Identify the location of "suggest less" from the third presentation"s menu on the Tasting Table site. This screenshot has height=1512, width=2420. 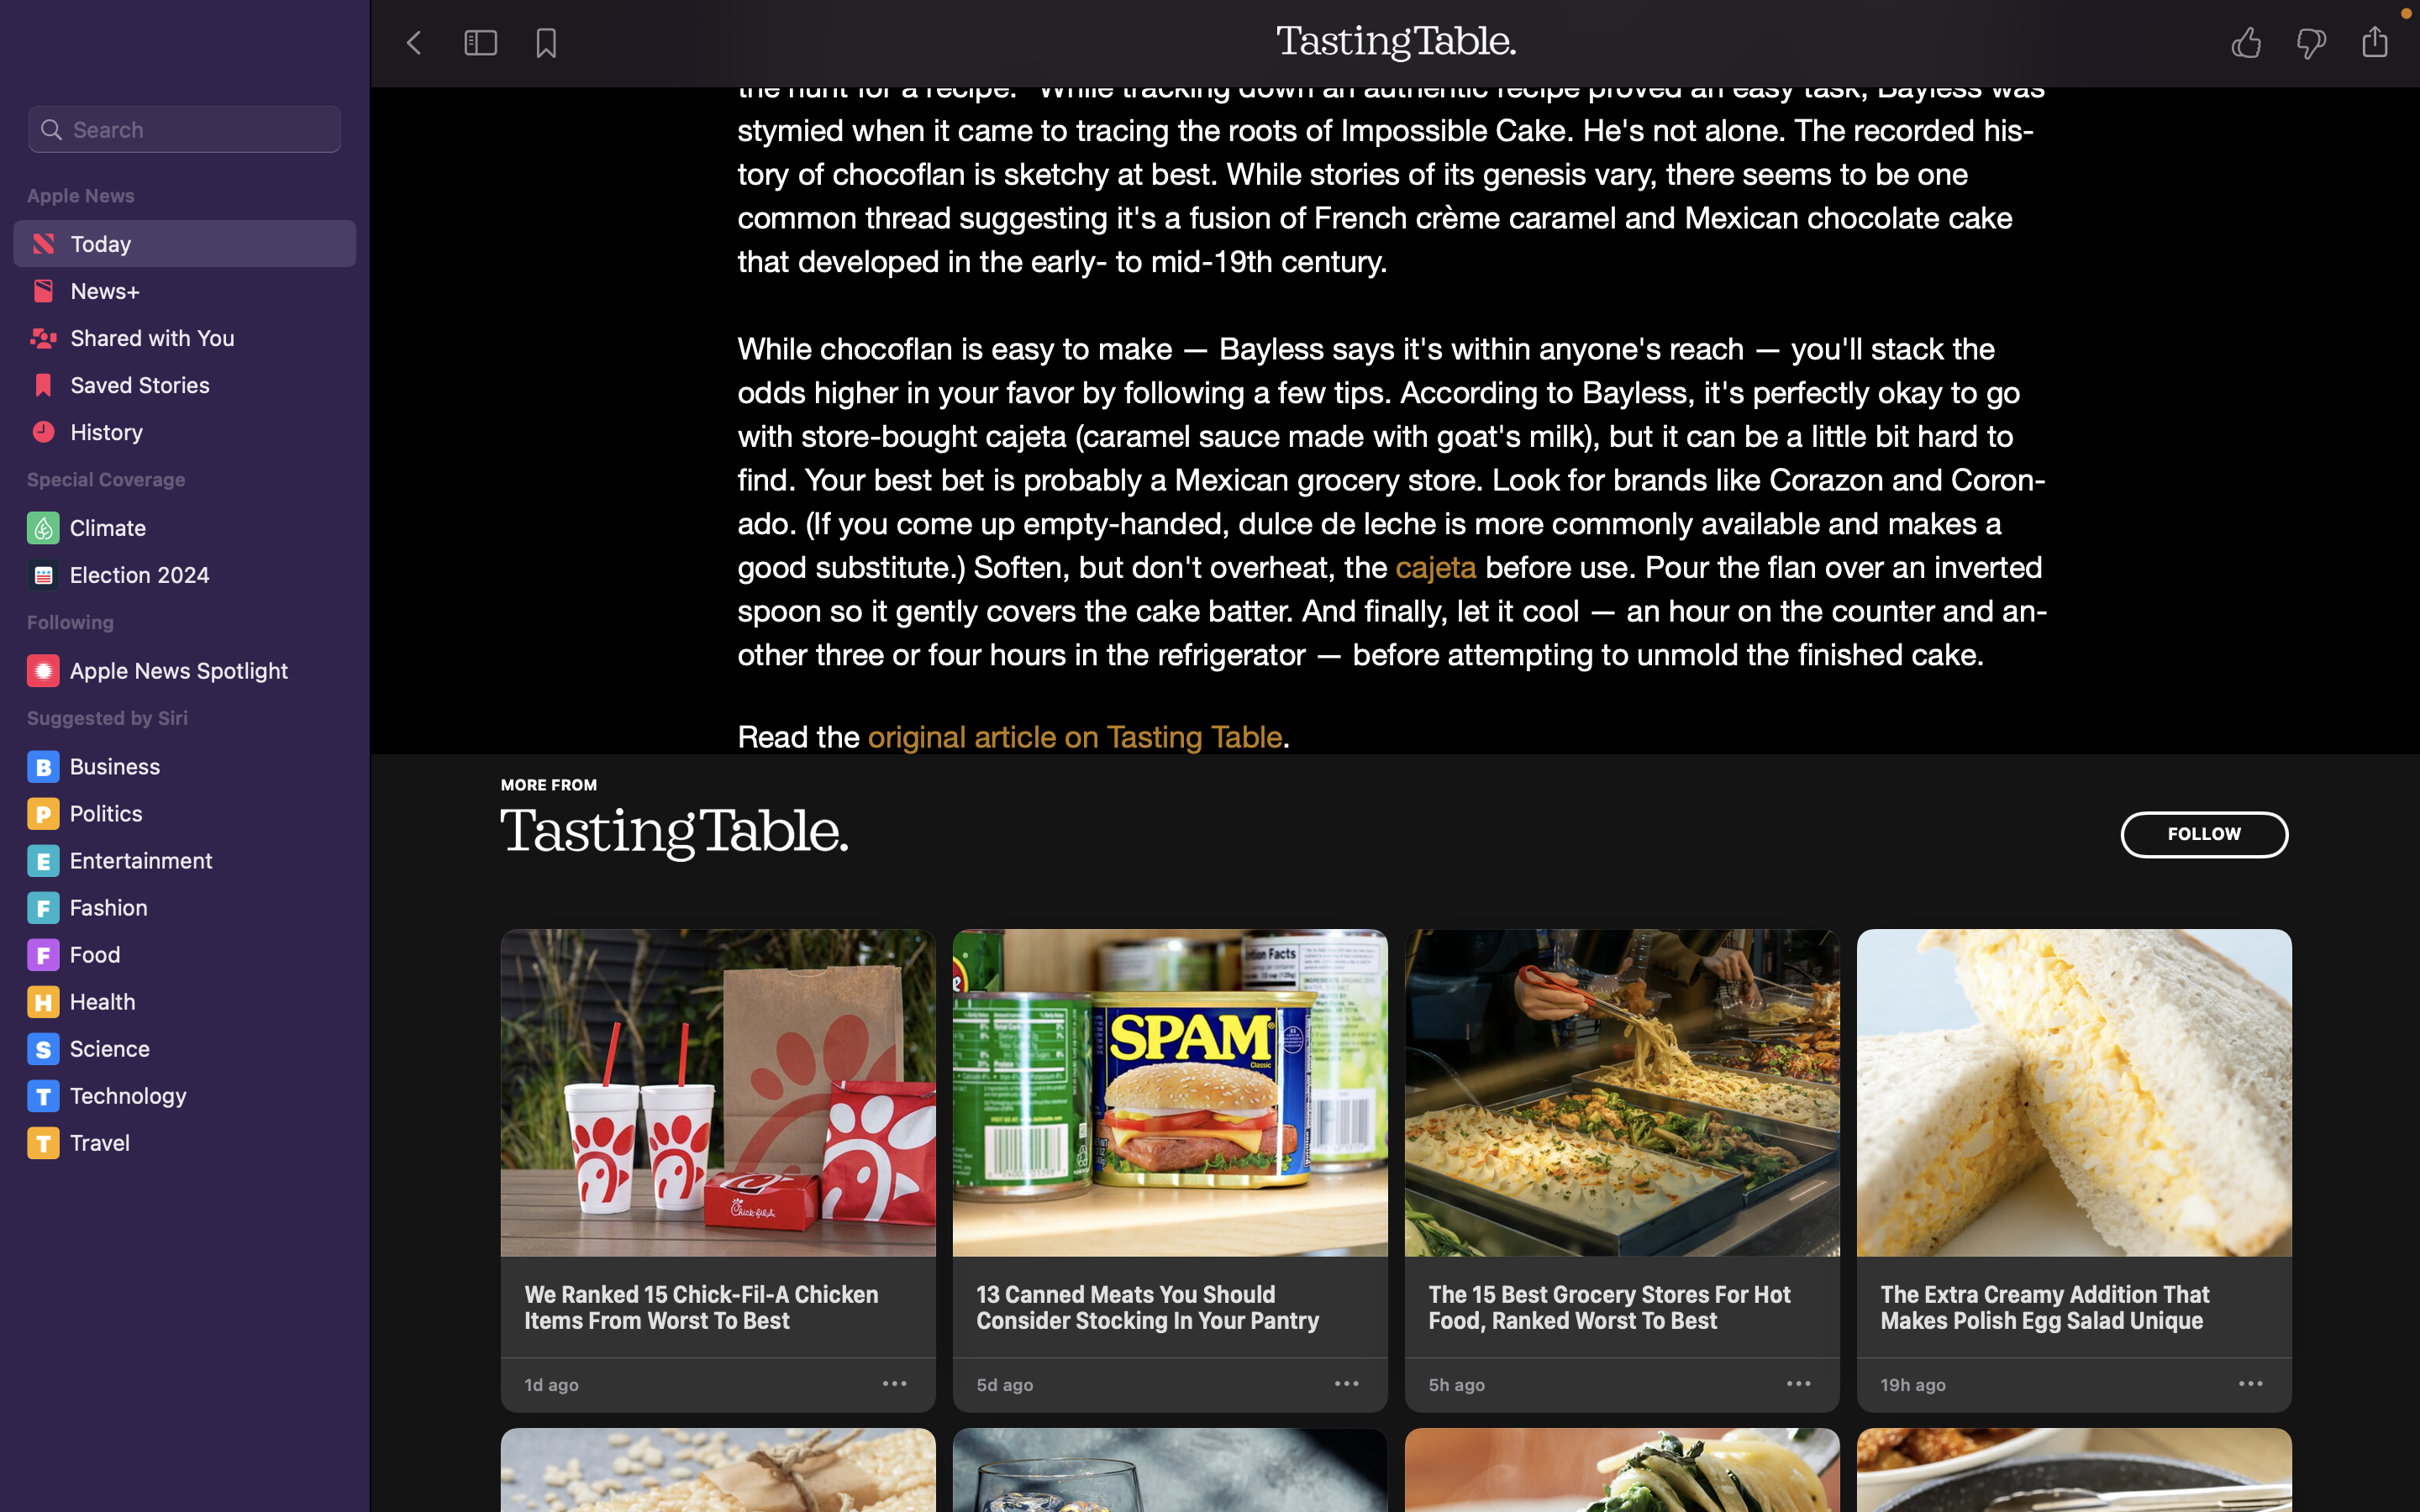
(1797, 1384).